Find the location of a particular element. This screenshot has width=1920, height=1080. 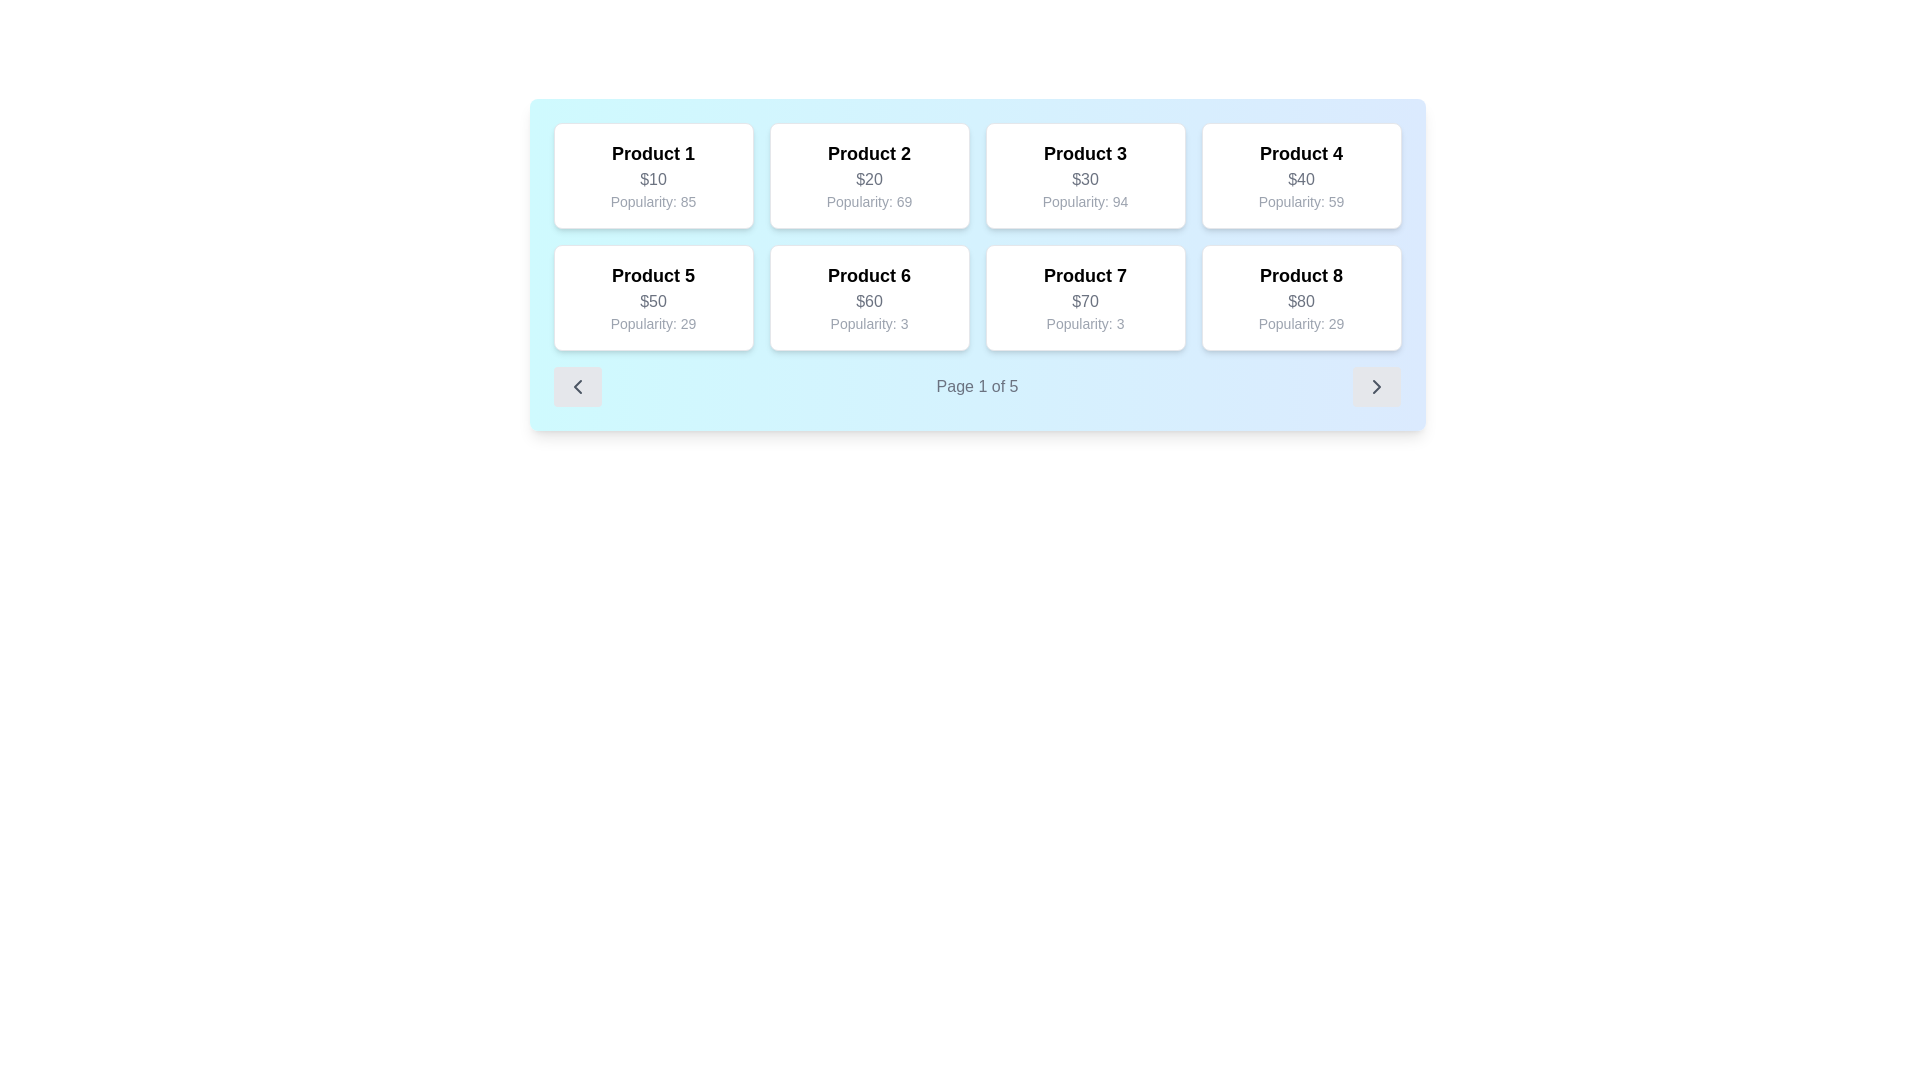

the Text Label indicating the popularity score ('69') of 'Product 2', which is positioned below the price label '$20' is located at coordinates (869, 201).